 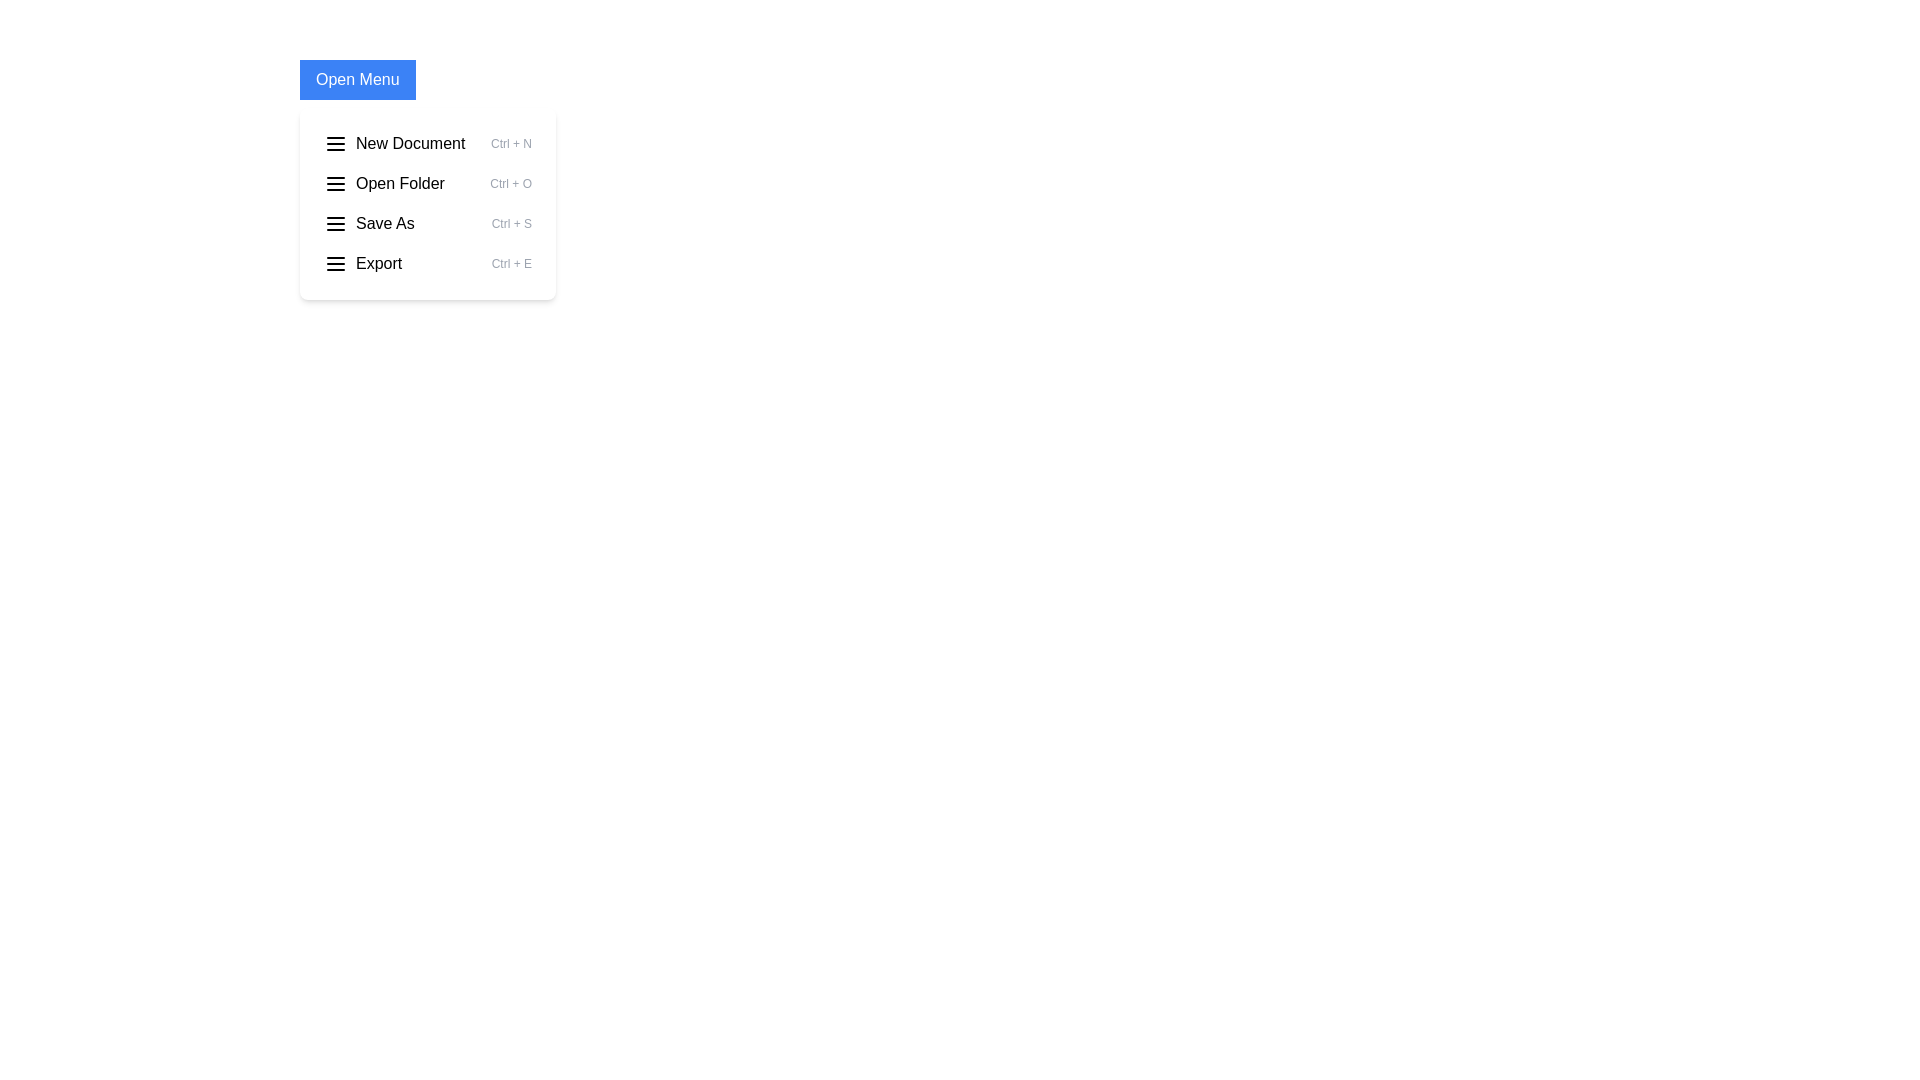 I want to click on the 'New Document' menu item in the dropdown menu, so click(x=409, y=142).